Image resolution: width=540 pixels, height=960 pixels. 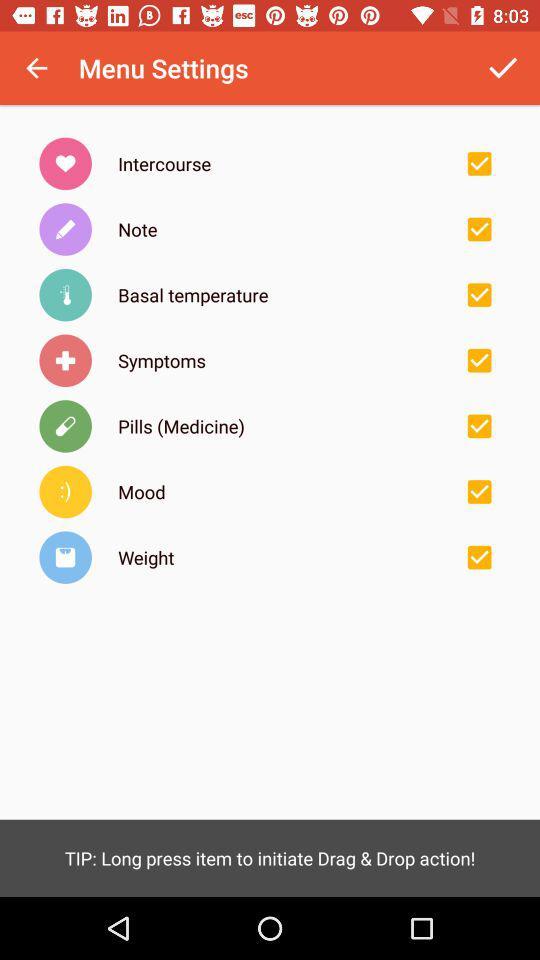 I want to click on item selection box, so click(x=478, y=162).